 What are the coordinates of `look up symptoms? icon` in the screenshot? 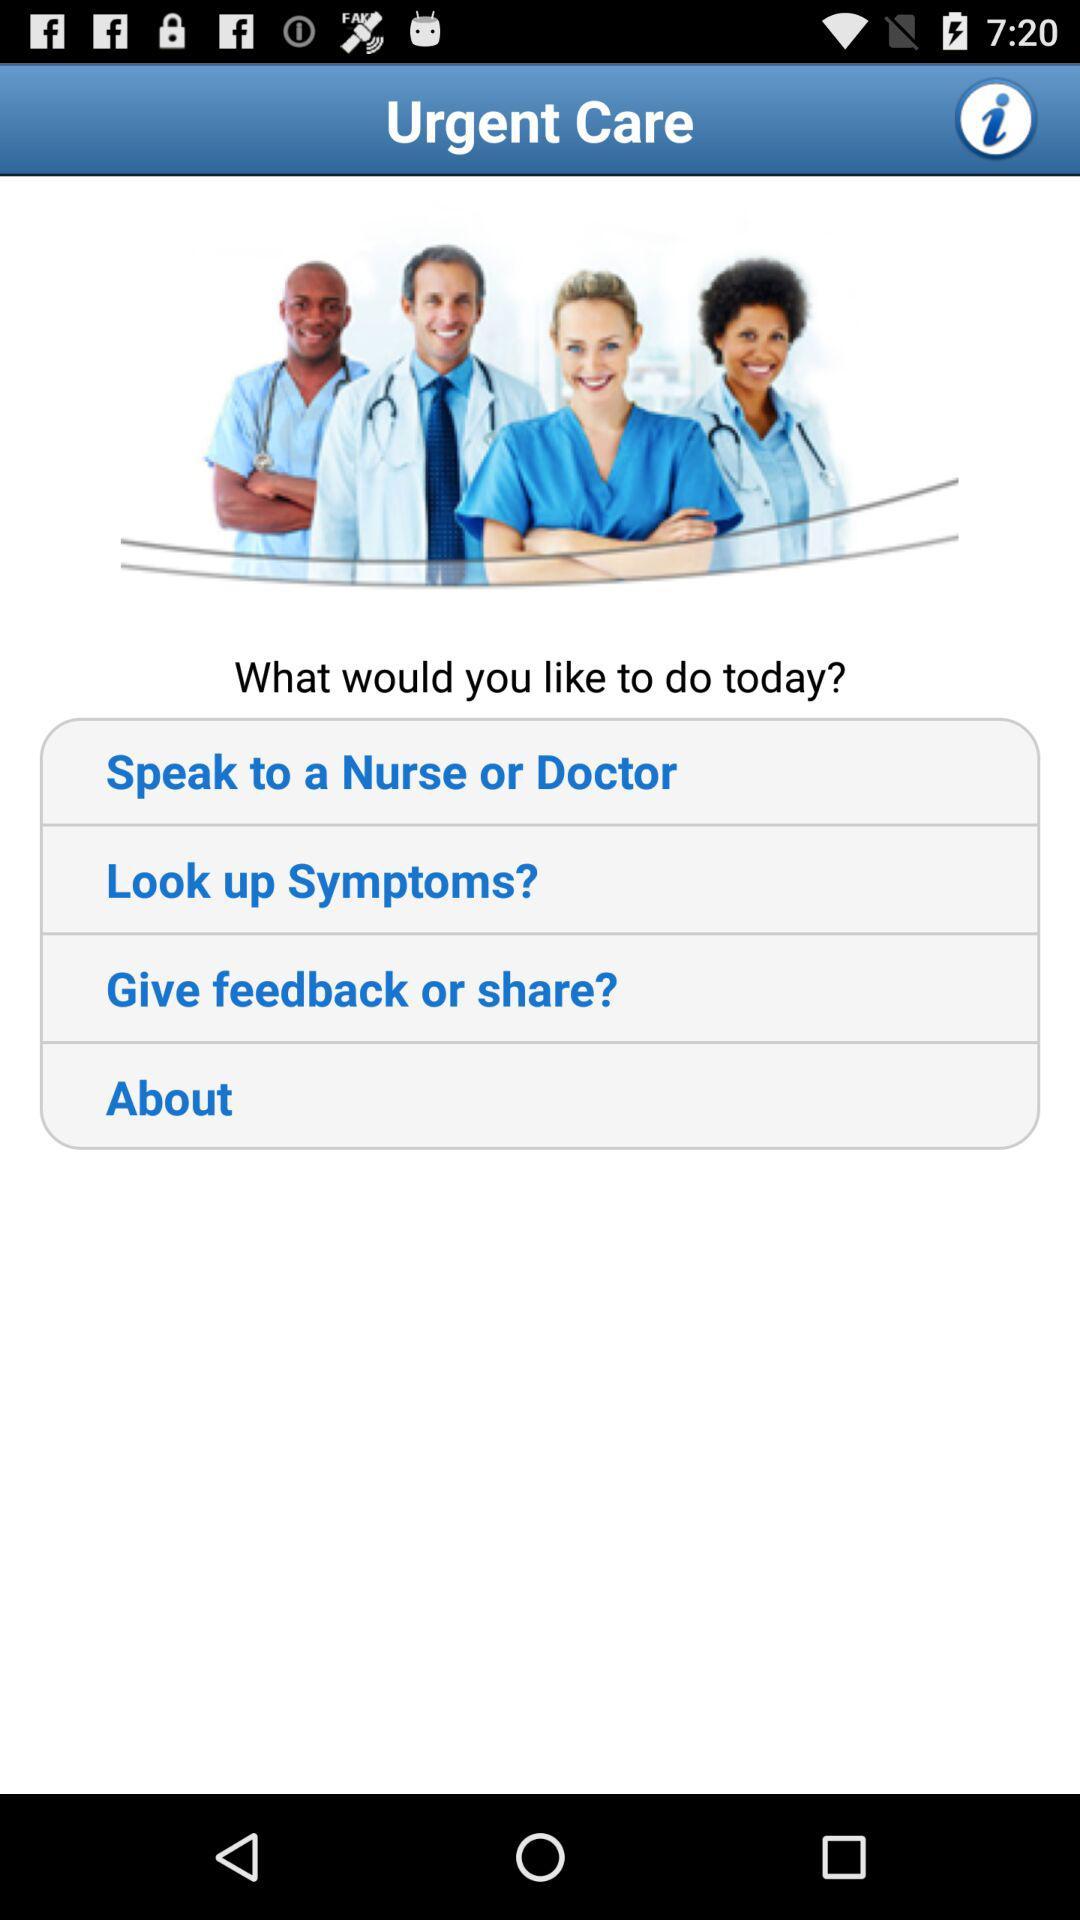 It's located at (289, 879).